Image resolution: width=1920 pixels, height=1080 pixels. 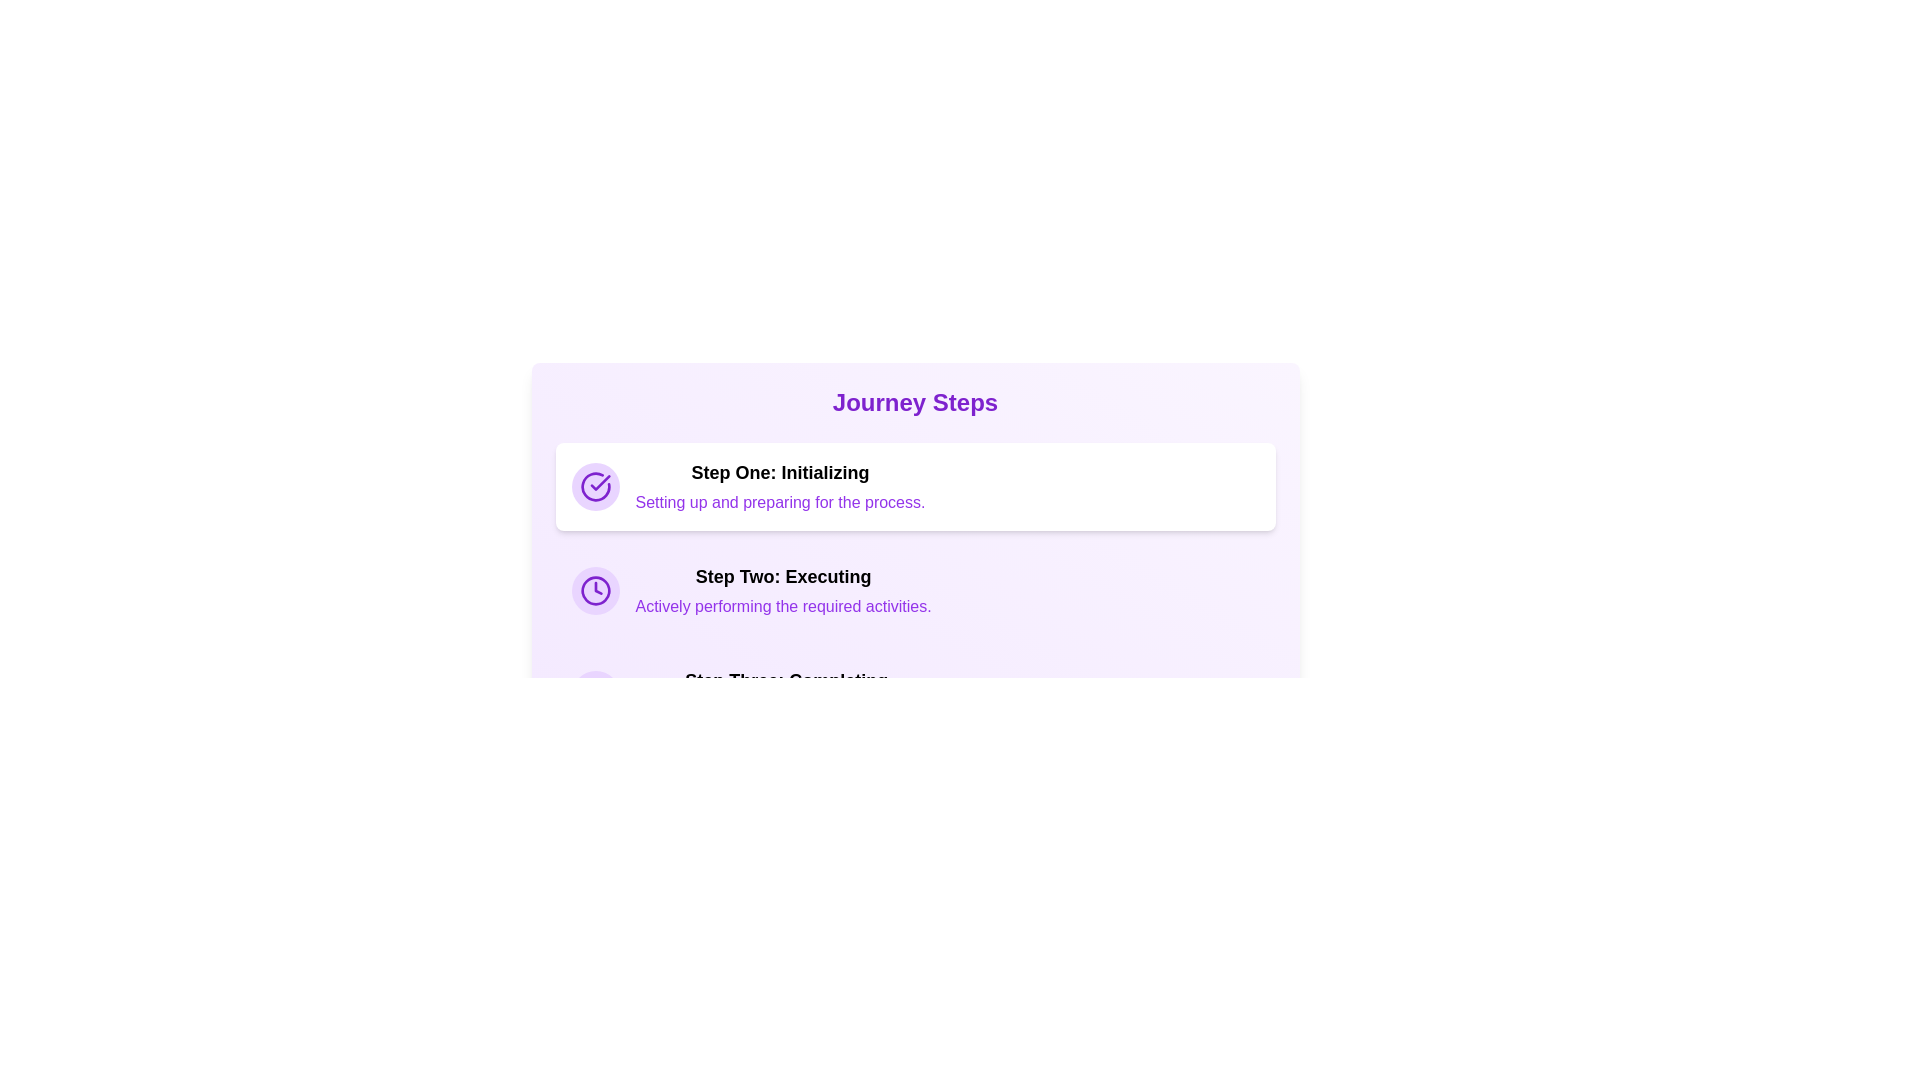 What do you see at coordinates (782, 605) in the screenshot?
I see `the static descriptive text stating 'Actively performing the required activities', which is displayed in purple font and positioned below the title 'Step Two: Executing'` at bounding box center [782, 605].